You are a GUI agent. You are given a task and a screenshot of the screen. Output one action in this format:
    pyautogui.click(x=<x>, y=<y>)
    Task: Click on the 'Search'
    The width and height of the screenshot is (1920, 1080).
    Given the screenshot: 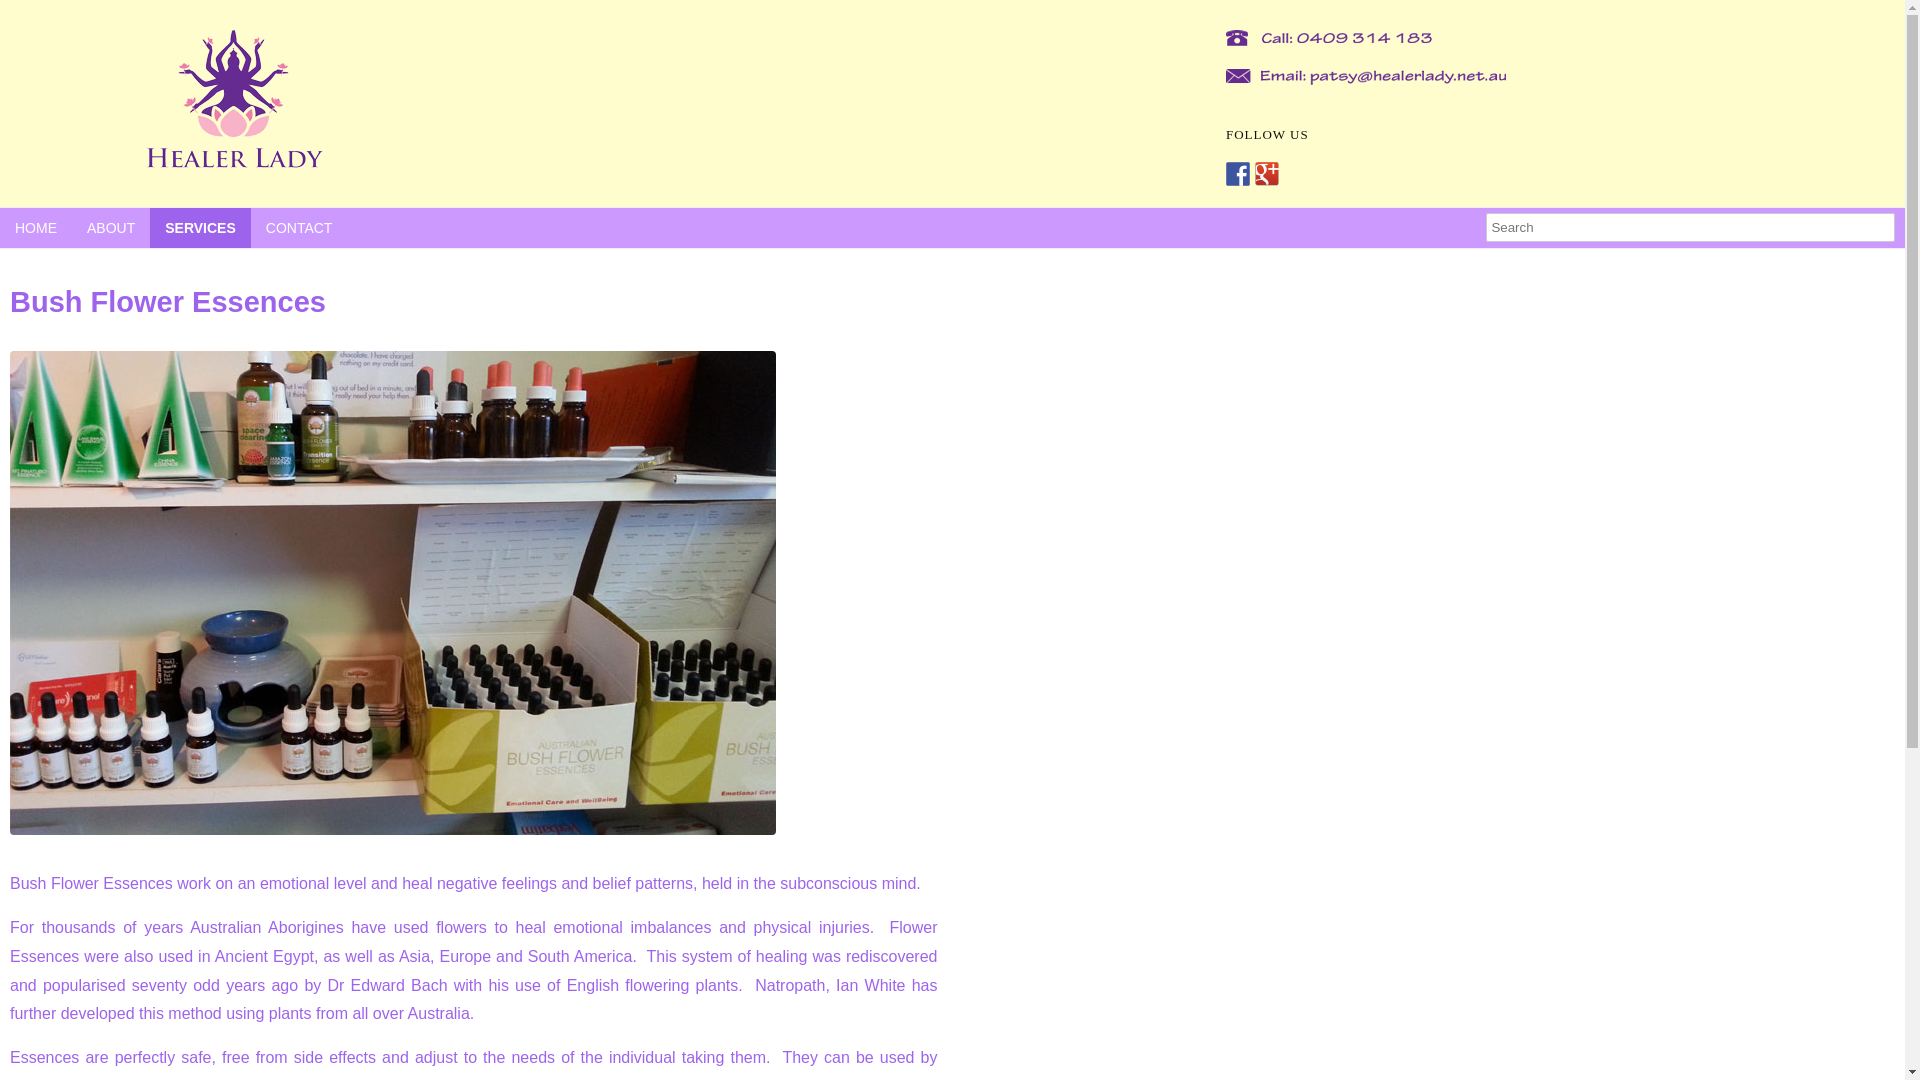 What is the action you would take?
    pyautogui.click(x=1689, y=225)
    